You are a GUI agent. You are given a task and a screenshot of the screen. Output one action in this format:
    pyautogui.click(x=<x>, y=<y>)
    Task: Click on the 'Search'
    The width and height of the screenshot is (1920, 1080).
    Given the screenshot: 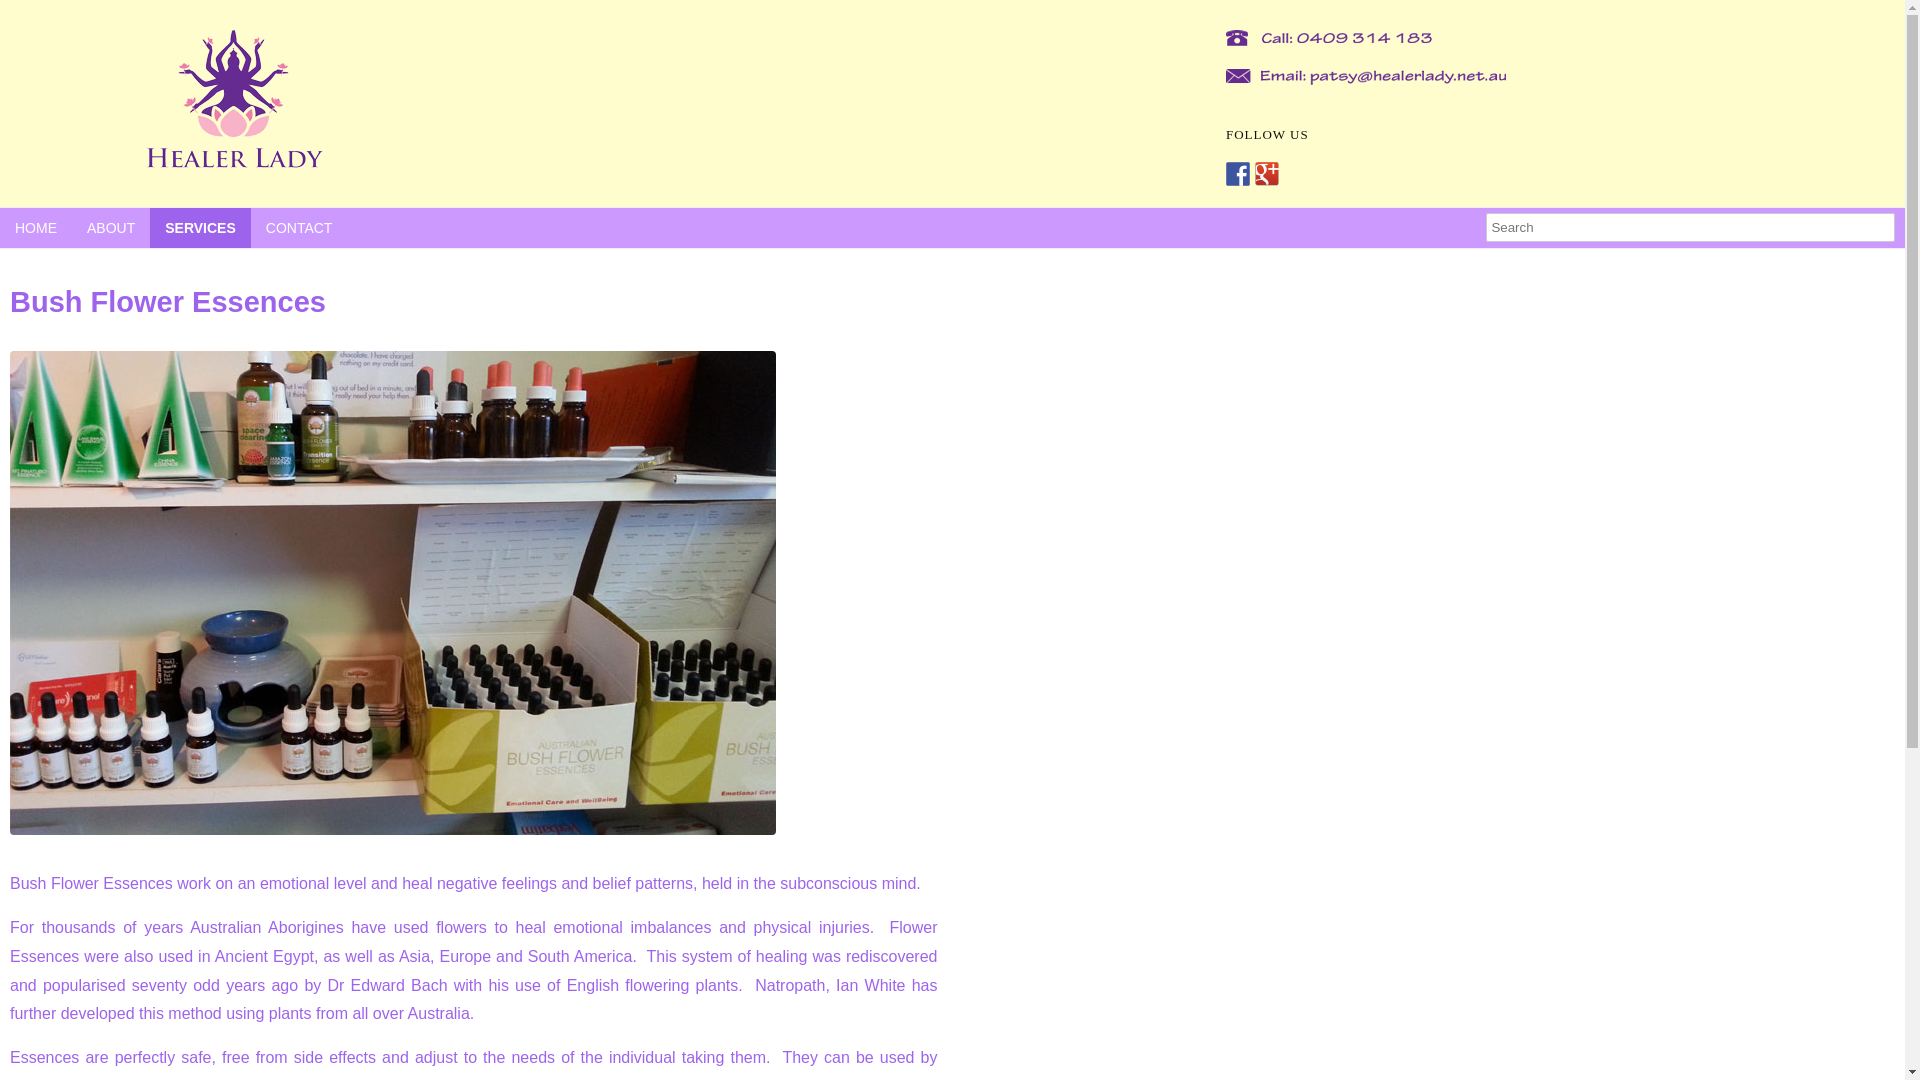 What is the action you would take?
    pyautogui.click(x=1689, y=225)
    